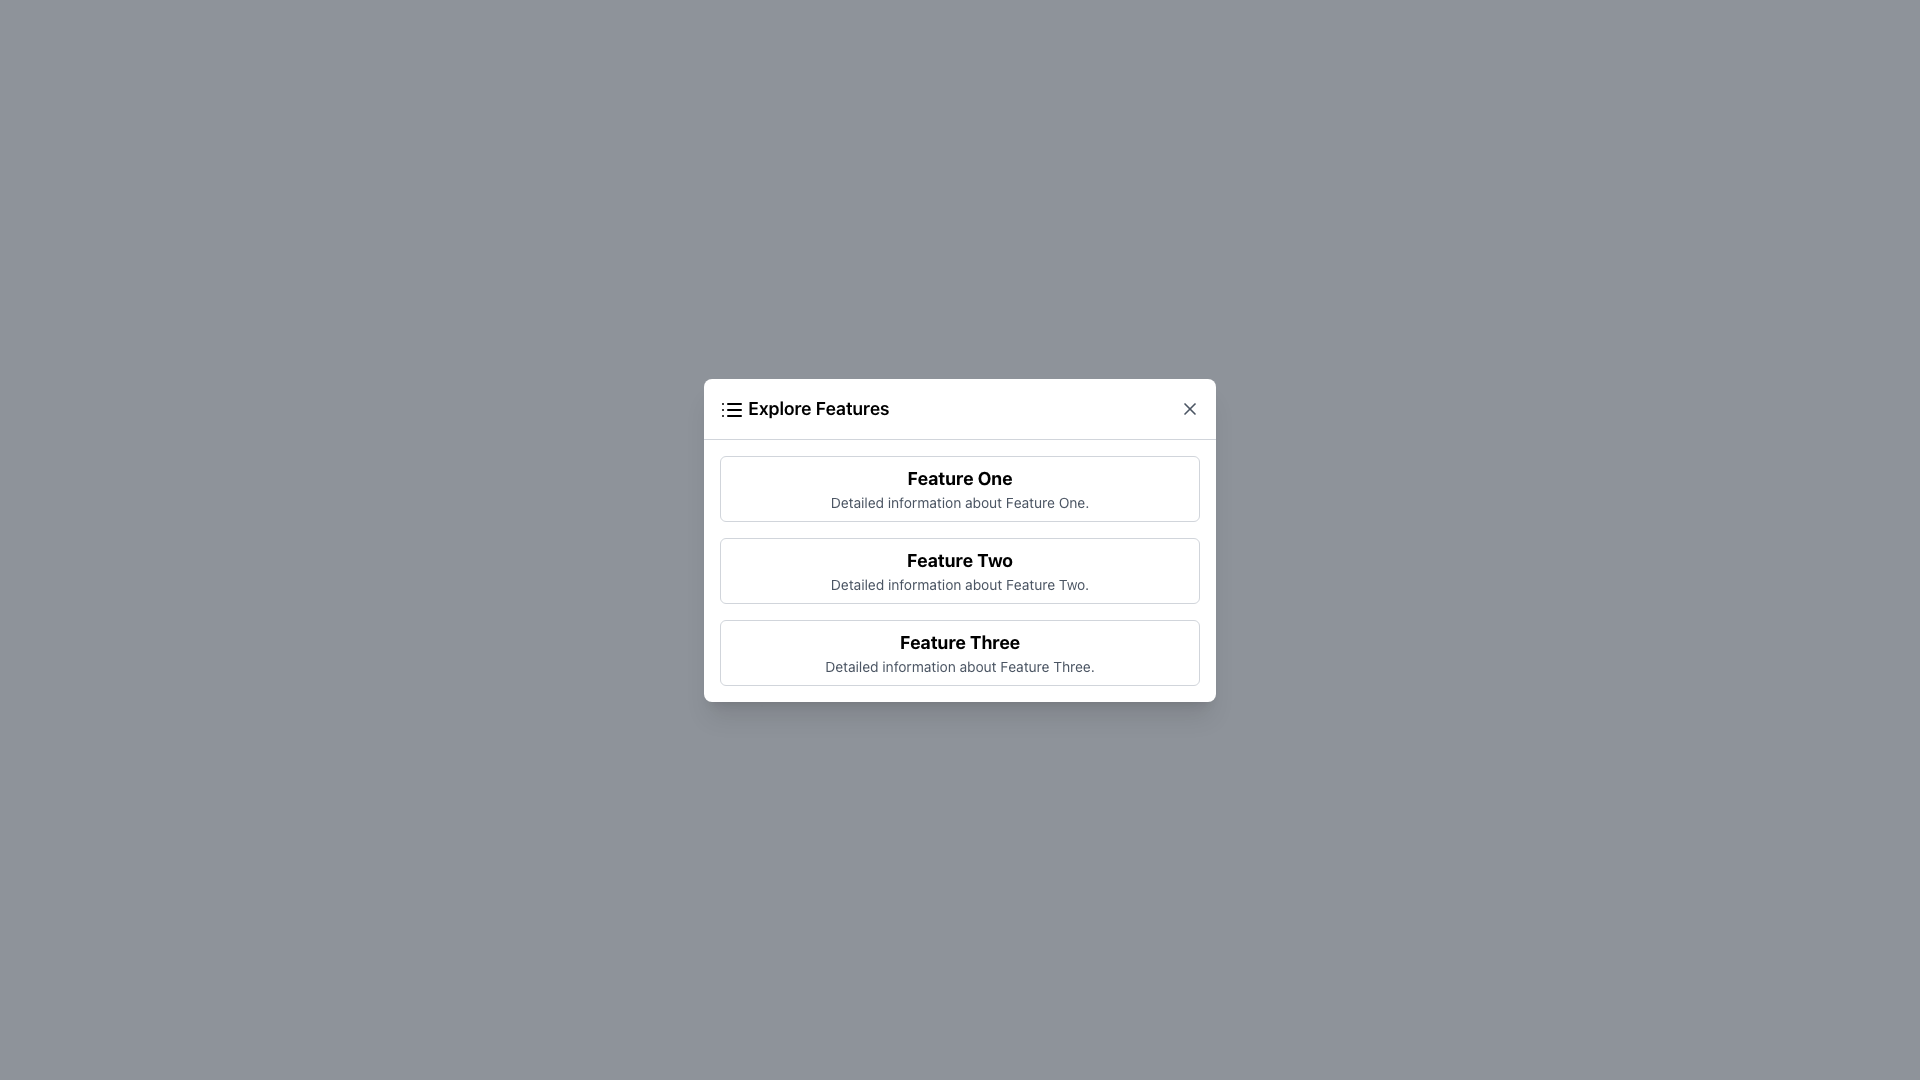 Image resolution: width=1920 pixels, height=1080 pixels. Describe the element at coordinates (730, 407) in the screenshot. I see `the list/menu icon located at the top left corner of the 'Explore Features' modal dialog, which is situated to the left of the 'Explore Features' text` at that location.